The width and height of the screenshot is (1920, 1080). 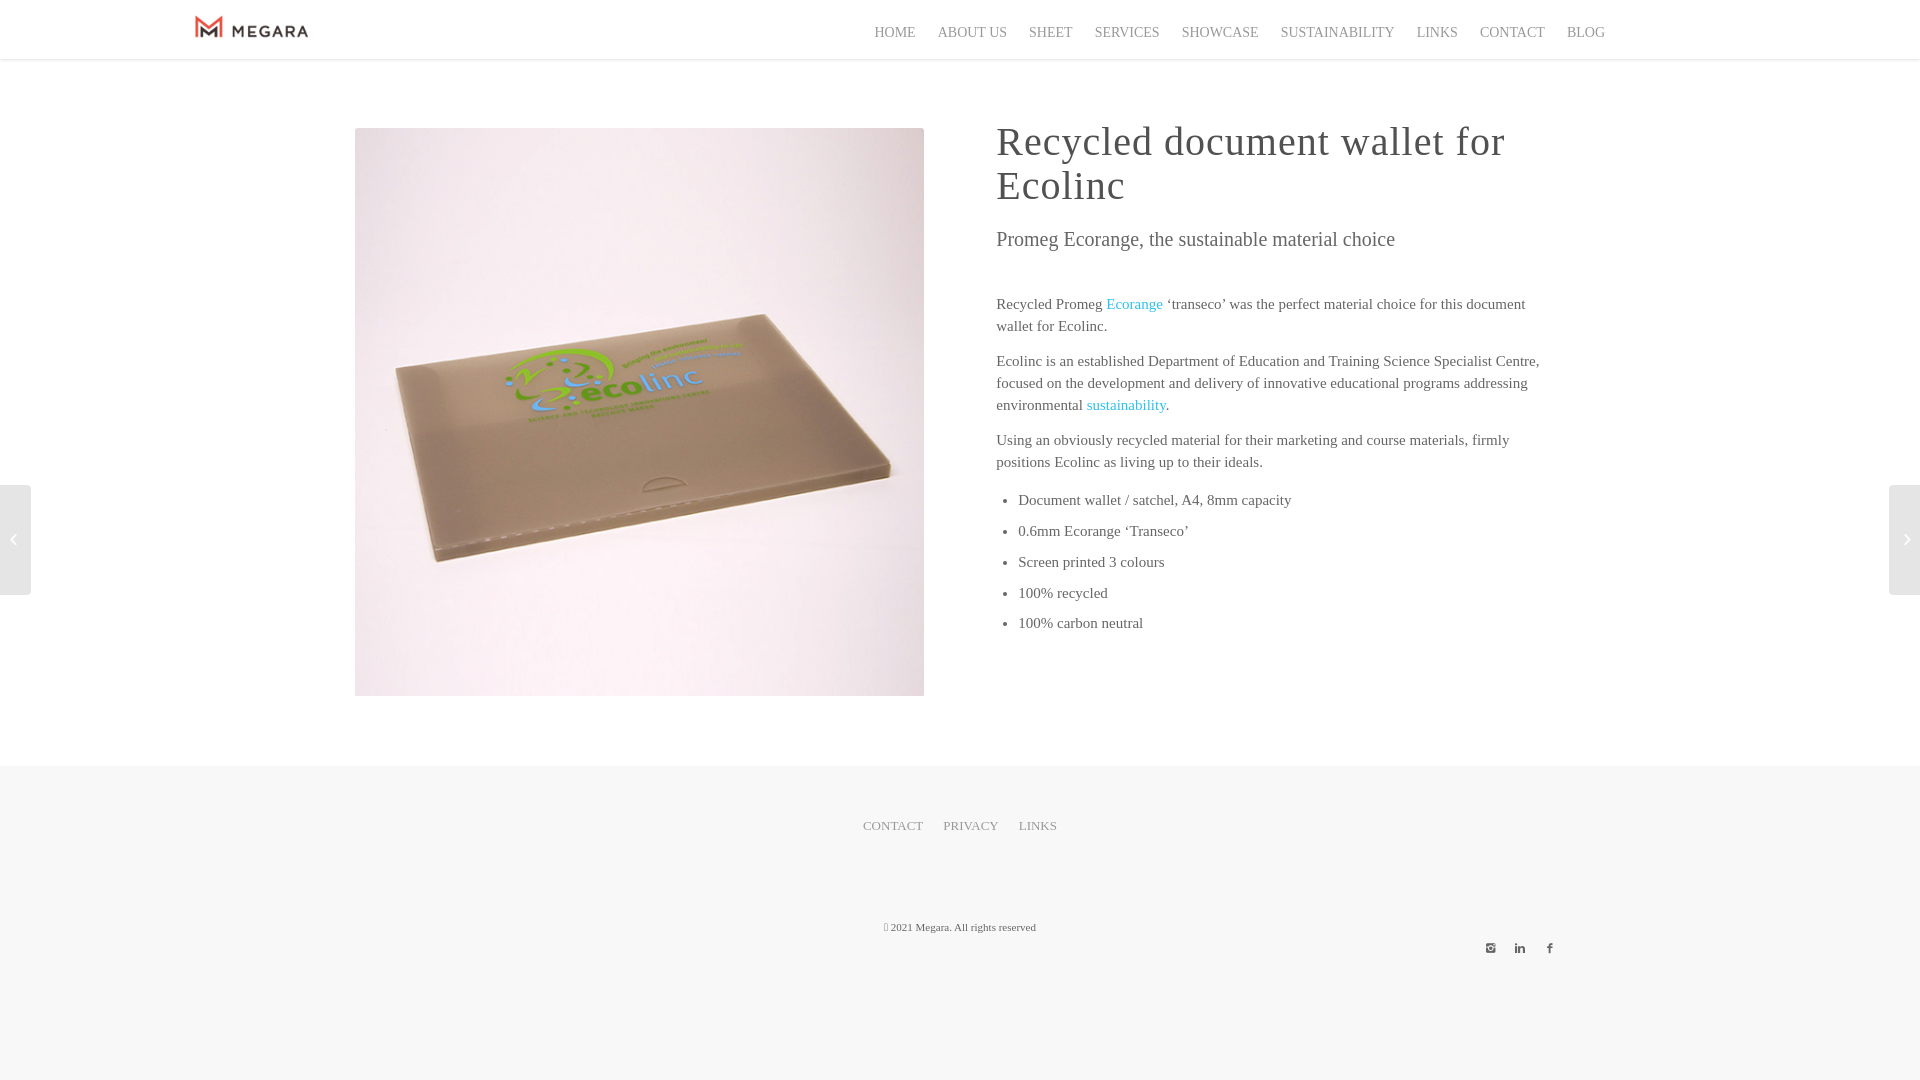 I want to click on 'LINKS', so click(x=1435, y=29).